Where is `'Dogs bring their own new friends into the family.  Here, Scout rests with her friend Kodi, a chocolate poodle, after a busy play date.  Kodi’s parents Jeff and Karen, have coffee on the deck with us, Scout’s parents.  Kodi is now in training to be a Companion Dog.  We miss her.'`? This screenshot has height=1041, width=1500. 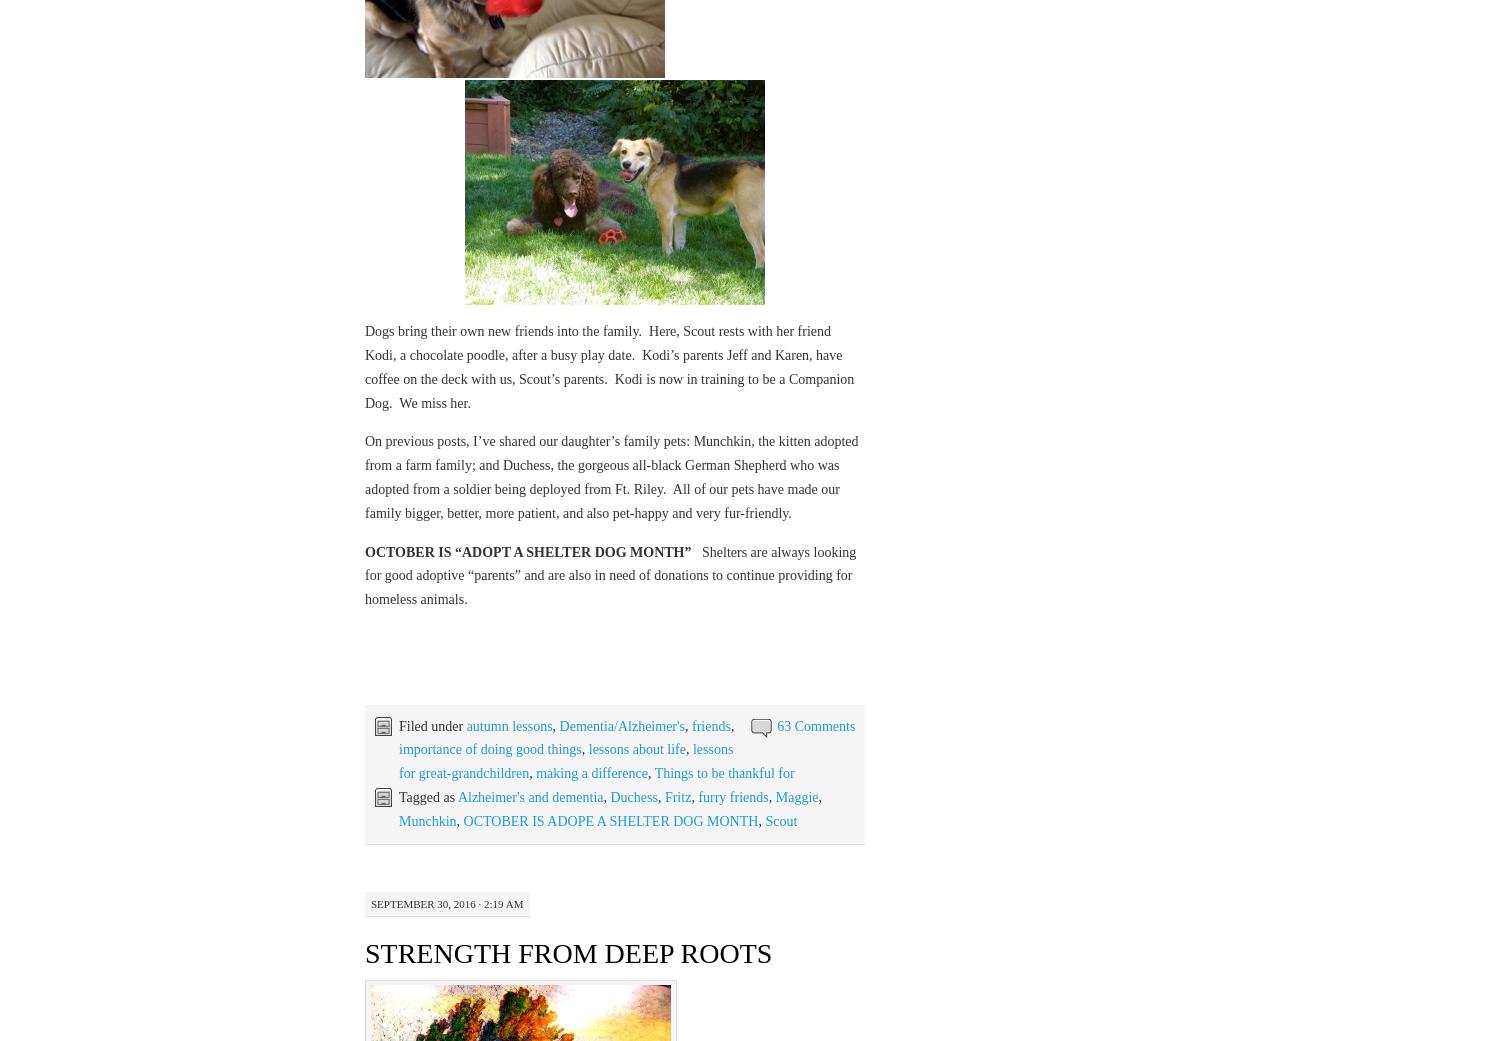 'Dogs bring their own new friends into the family.  Here, Scout rests with her friend Kodi, a chocolate poodle, after a busy play date.  Kodi’s parents Jeff and Karen, have coffee on the deck with us, Scout’s parents.  Kodi is now in training to be a Companion Dog.  We miss her.' is located at coordinates (608, 366).